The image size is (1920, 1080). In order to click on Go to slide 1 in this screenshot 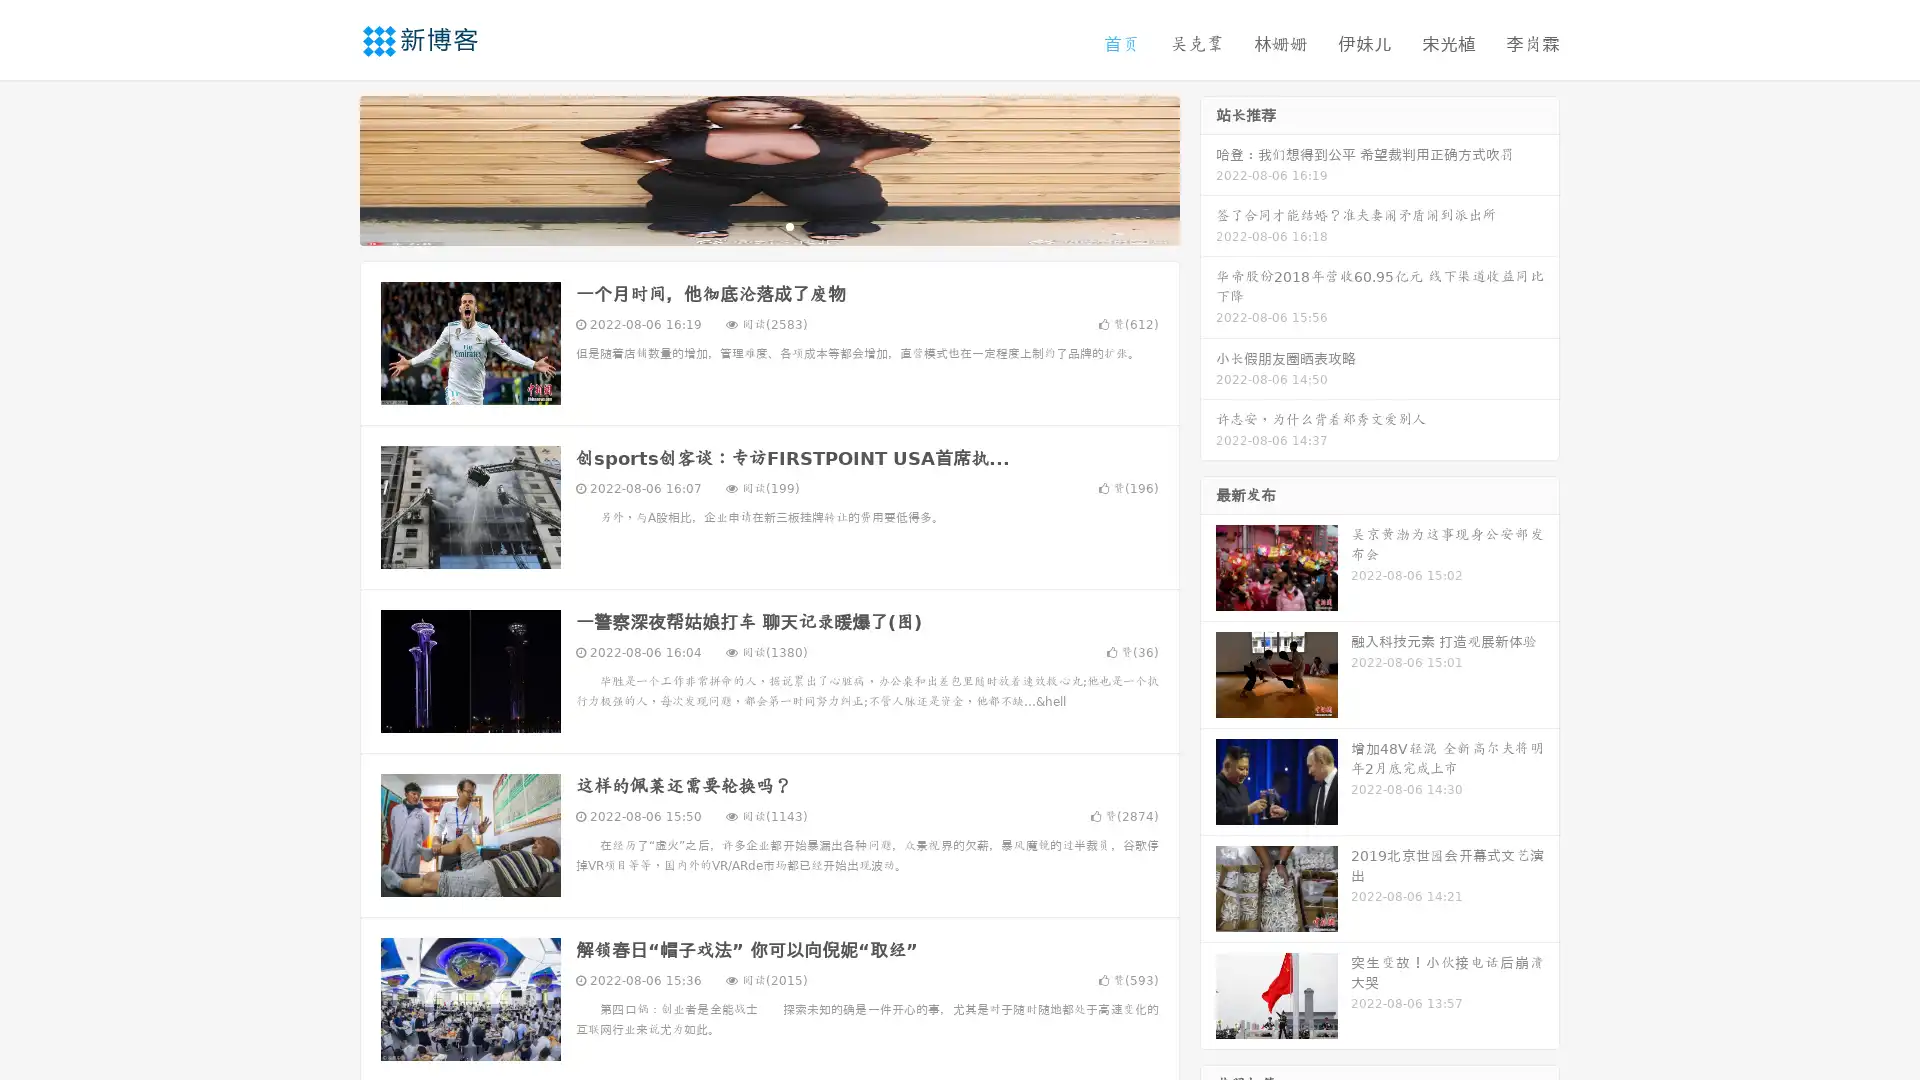, I will do `click(748, 225)`.